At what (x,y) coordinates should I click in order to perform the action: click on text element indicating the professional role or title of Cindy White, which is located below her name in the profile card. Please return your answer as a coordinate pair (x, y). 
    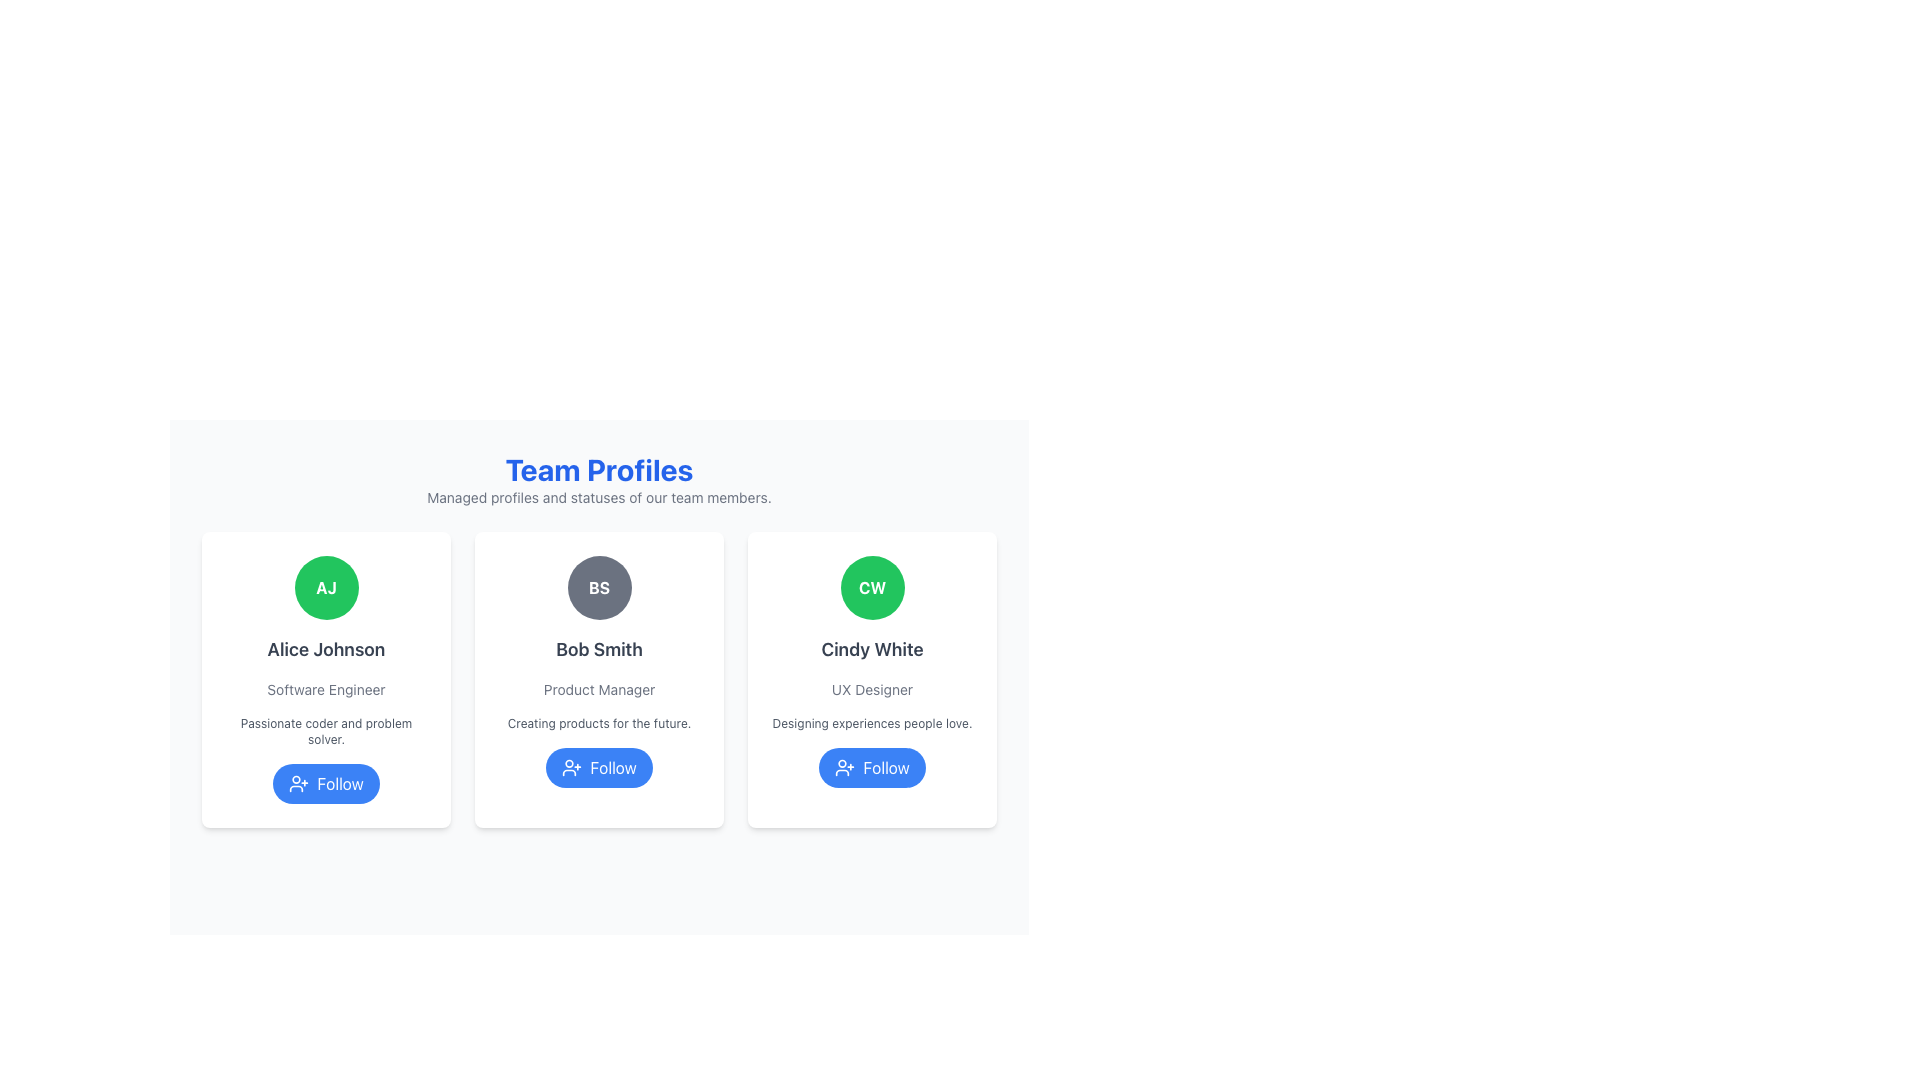
    Looking at the image, I should click on (872, 689).